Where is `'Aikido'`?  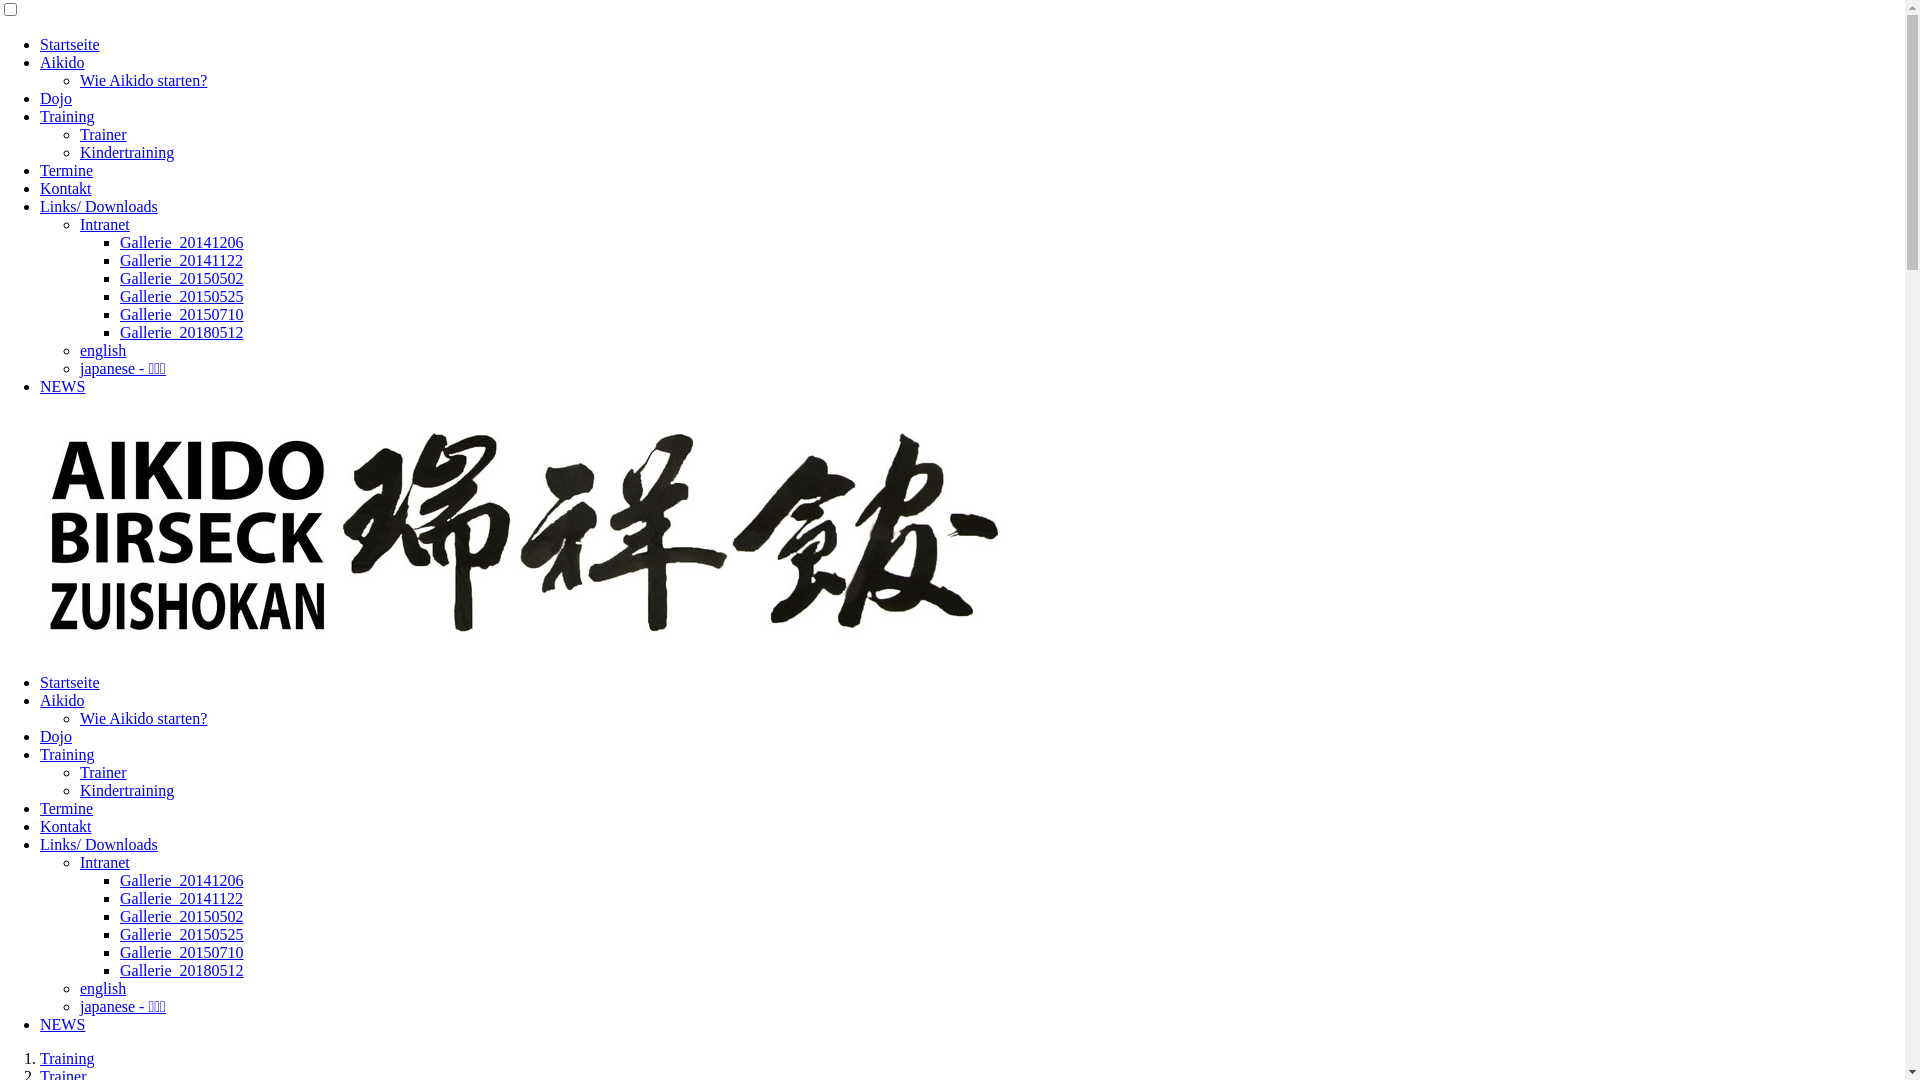 'Aikido' is located at coordinates (39, 699).